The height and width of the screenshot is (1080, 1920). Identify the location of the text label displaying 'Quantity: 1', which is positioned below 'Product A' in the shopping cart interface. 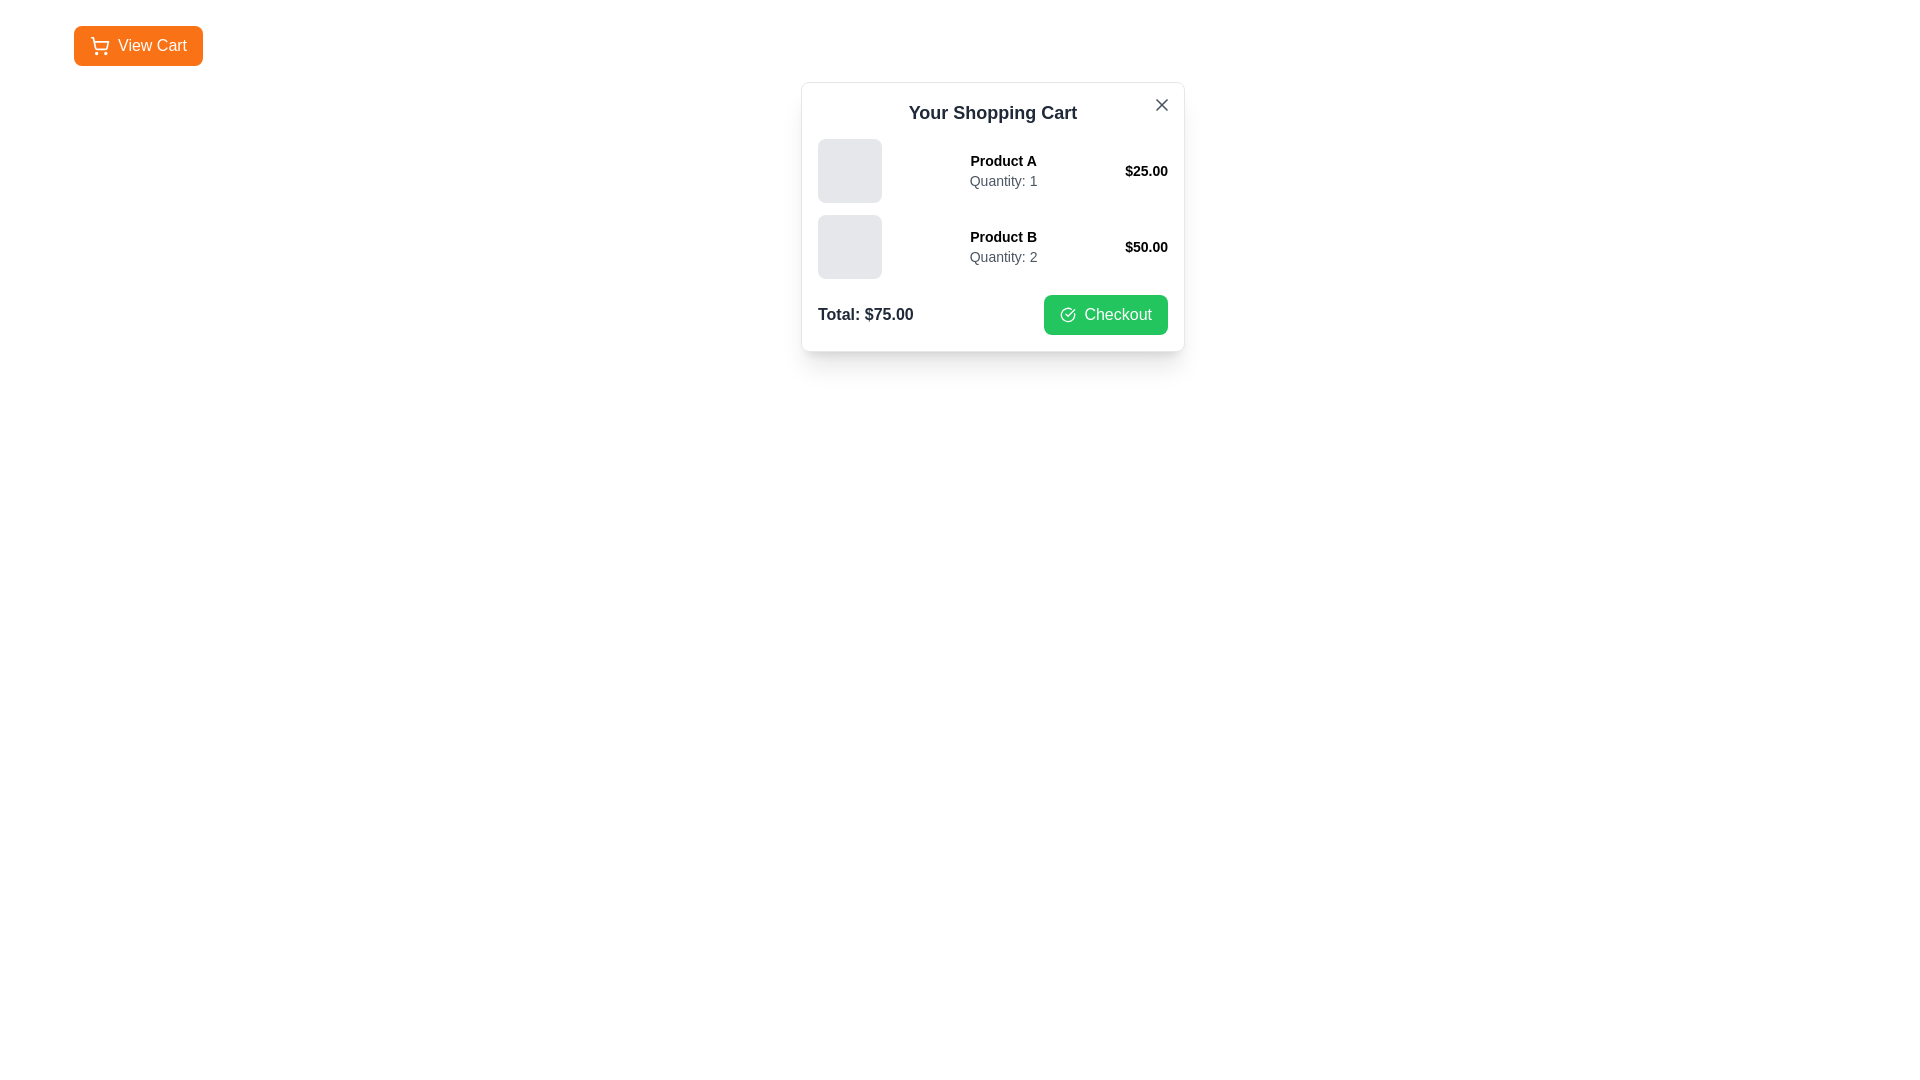
(1003, 181).